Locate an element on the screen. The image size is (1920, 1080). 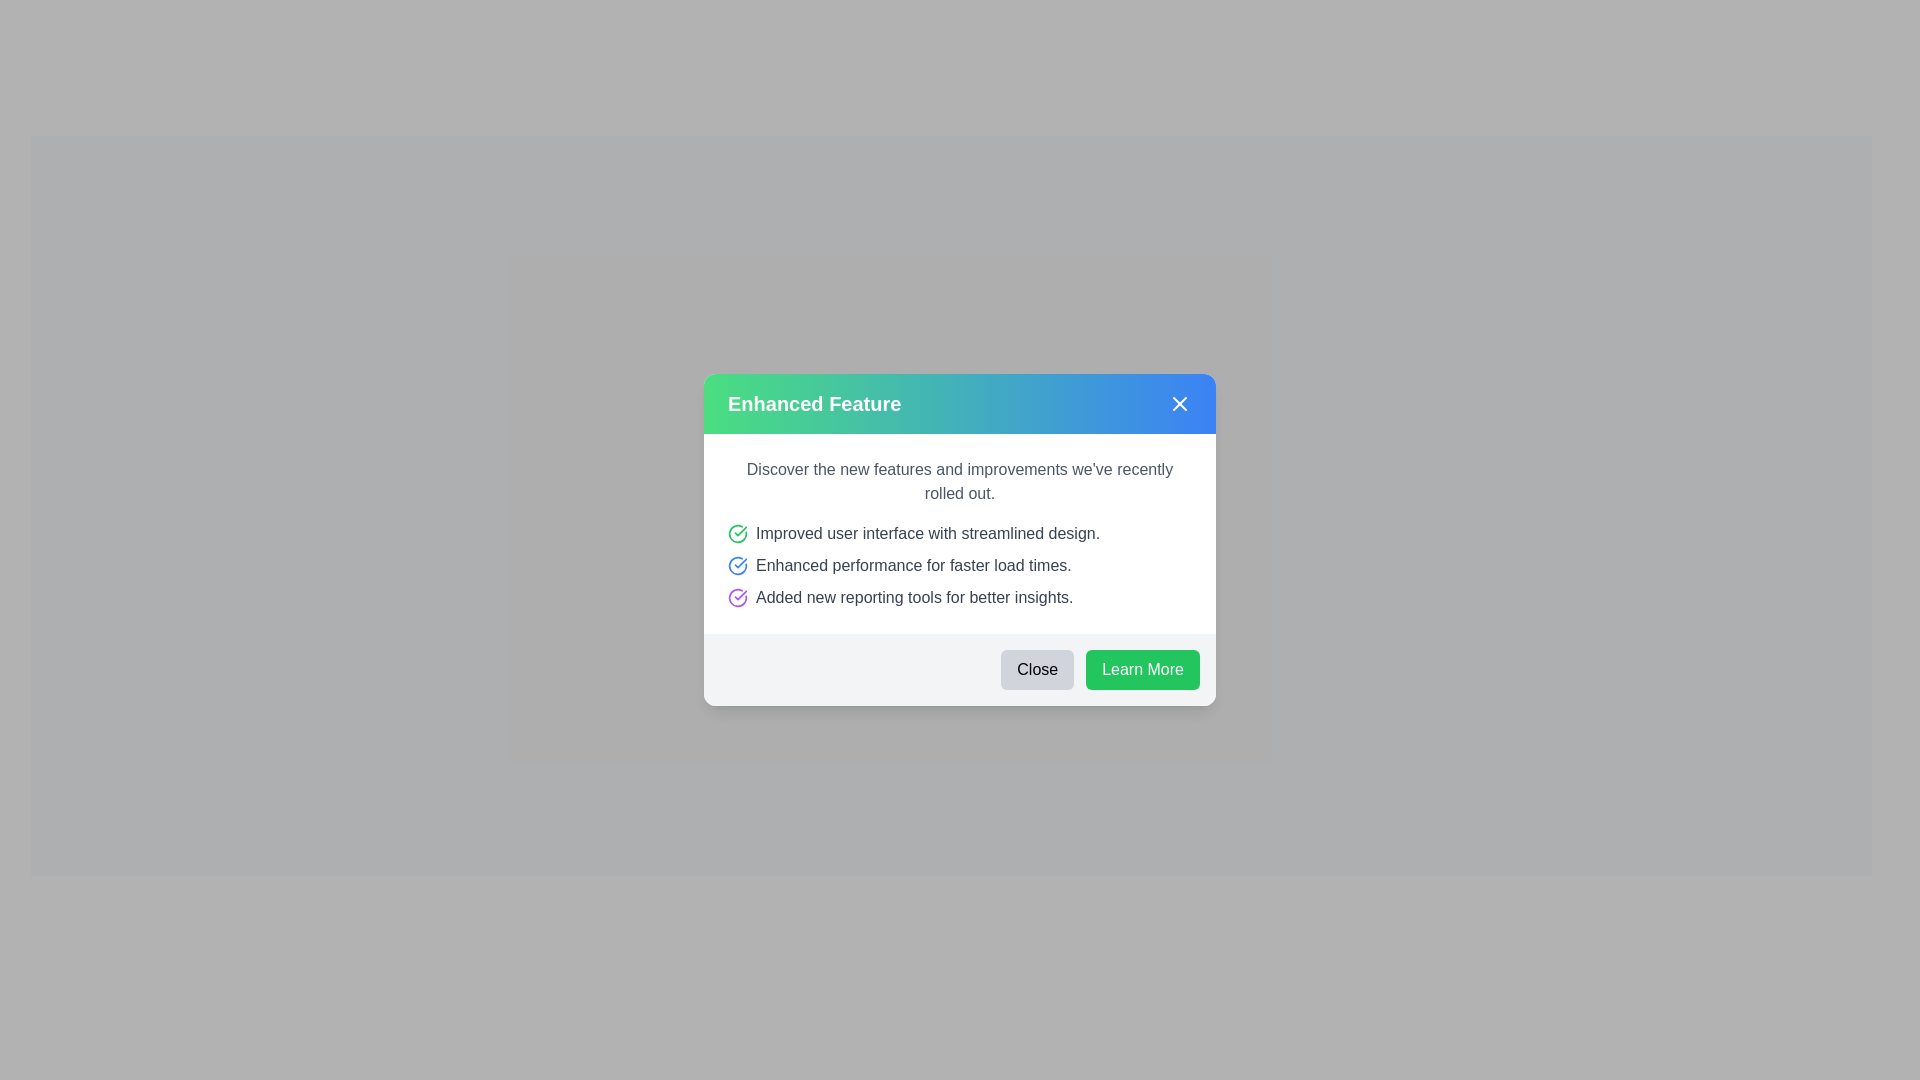
and comprehend the information provided in the third item of the informational list within the modal dialog, which conveys a feature update or enhancement to the user is located at coordinates (960, 596).